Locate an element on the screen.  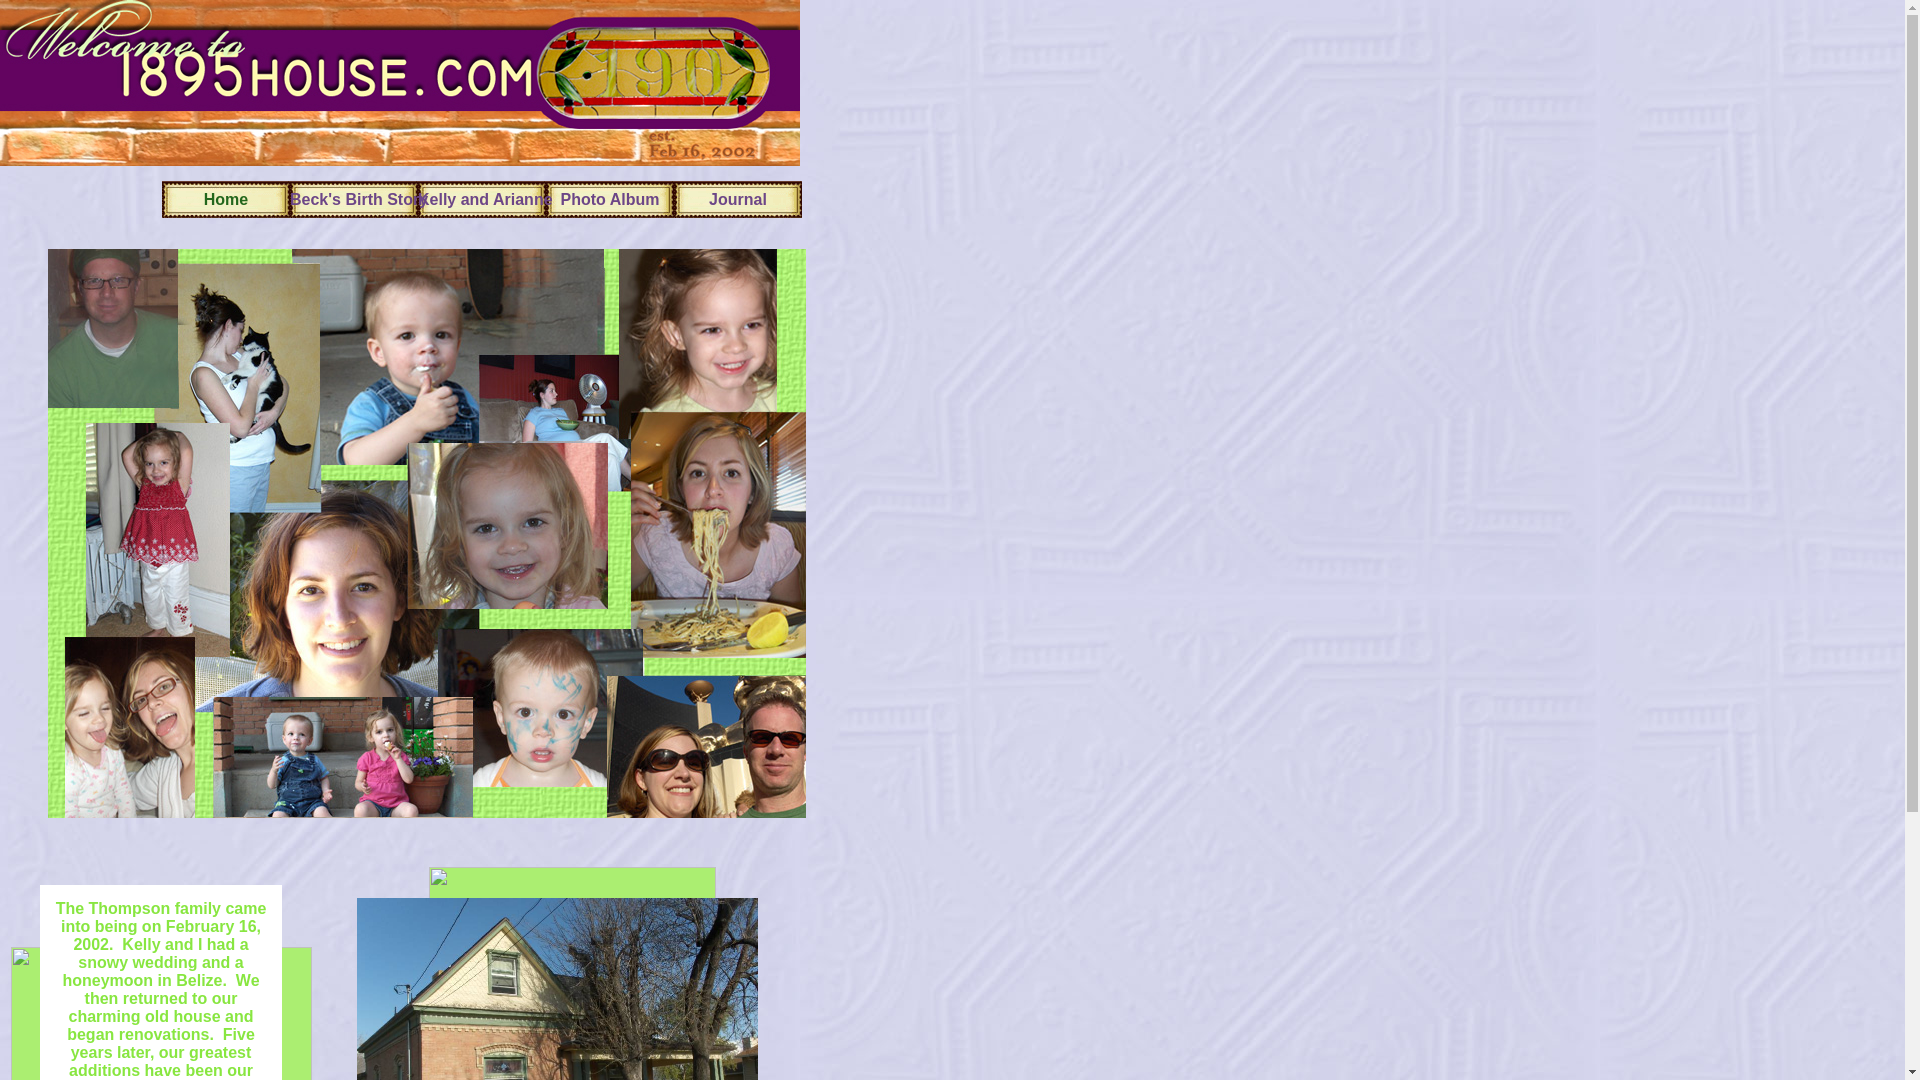
'Beck's Birth Story' is located at coordinates (288, 199).